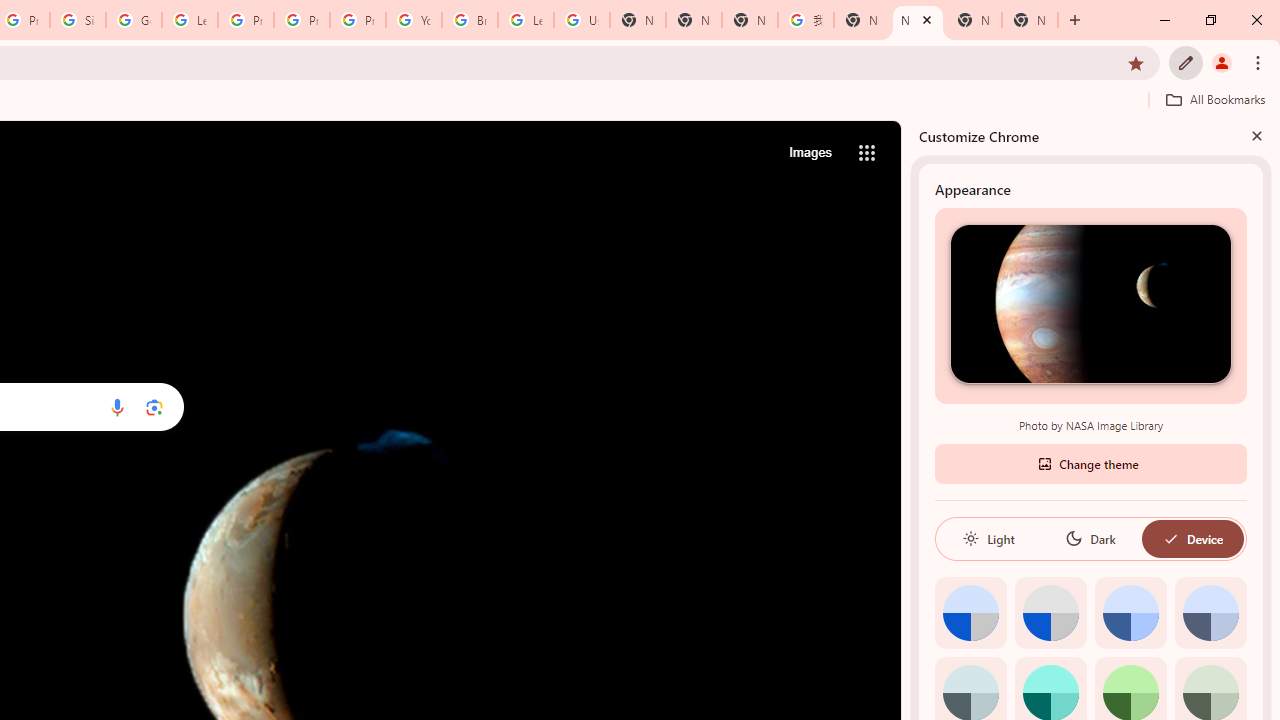  Describe the element at coordinates (78, 20) in the screenshot. I see `'Sign in - Google Accounts'` at that location.